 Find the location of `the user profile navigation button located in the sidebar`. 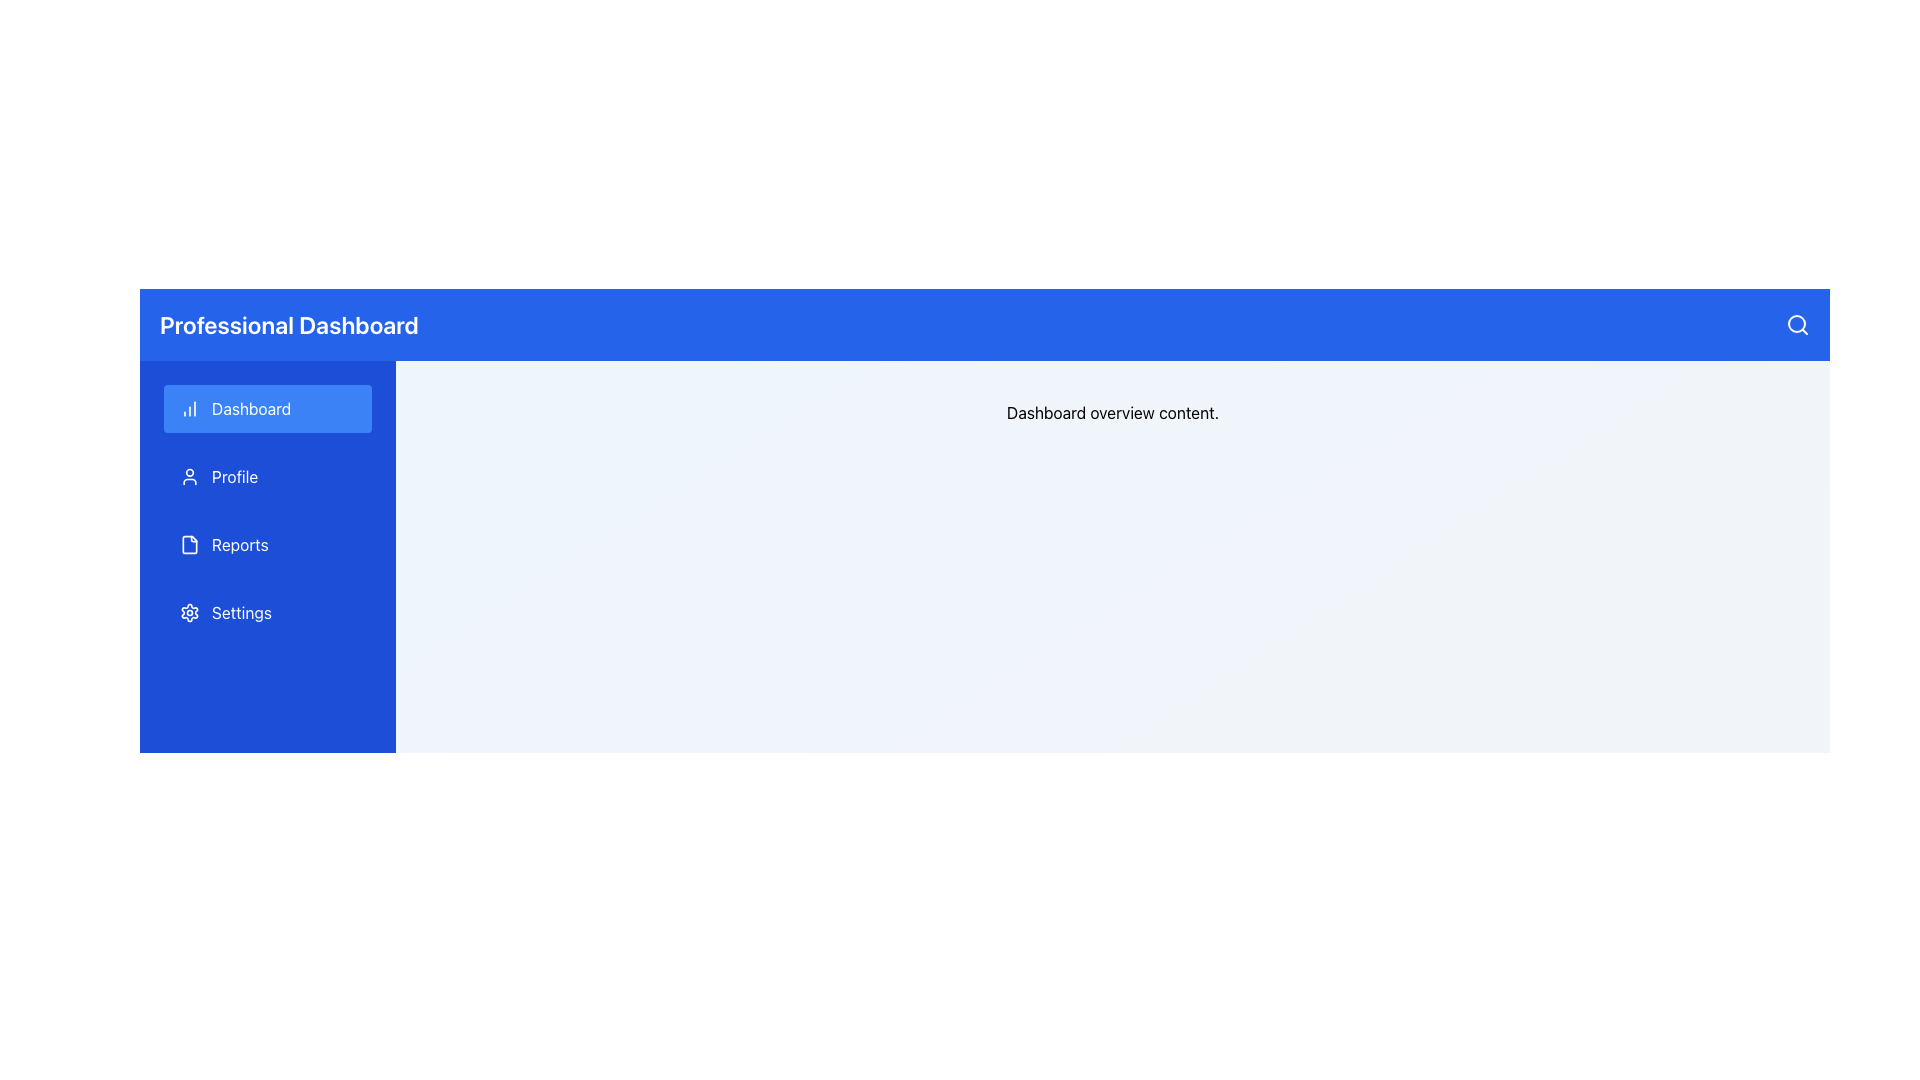

the user profile navigation button located in the sidebar is located at coordinates (267, 477).